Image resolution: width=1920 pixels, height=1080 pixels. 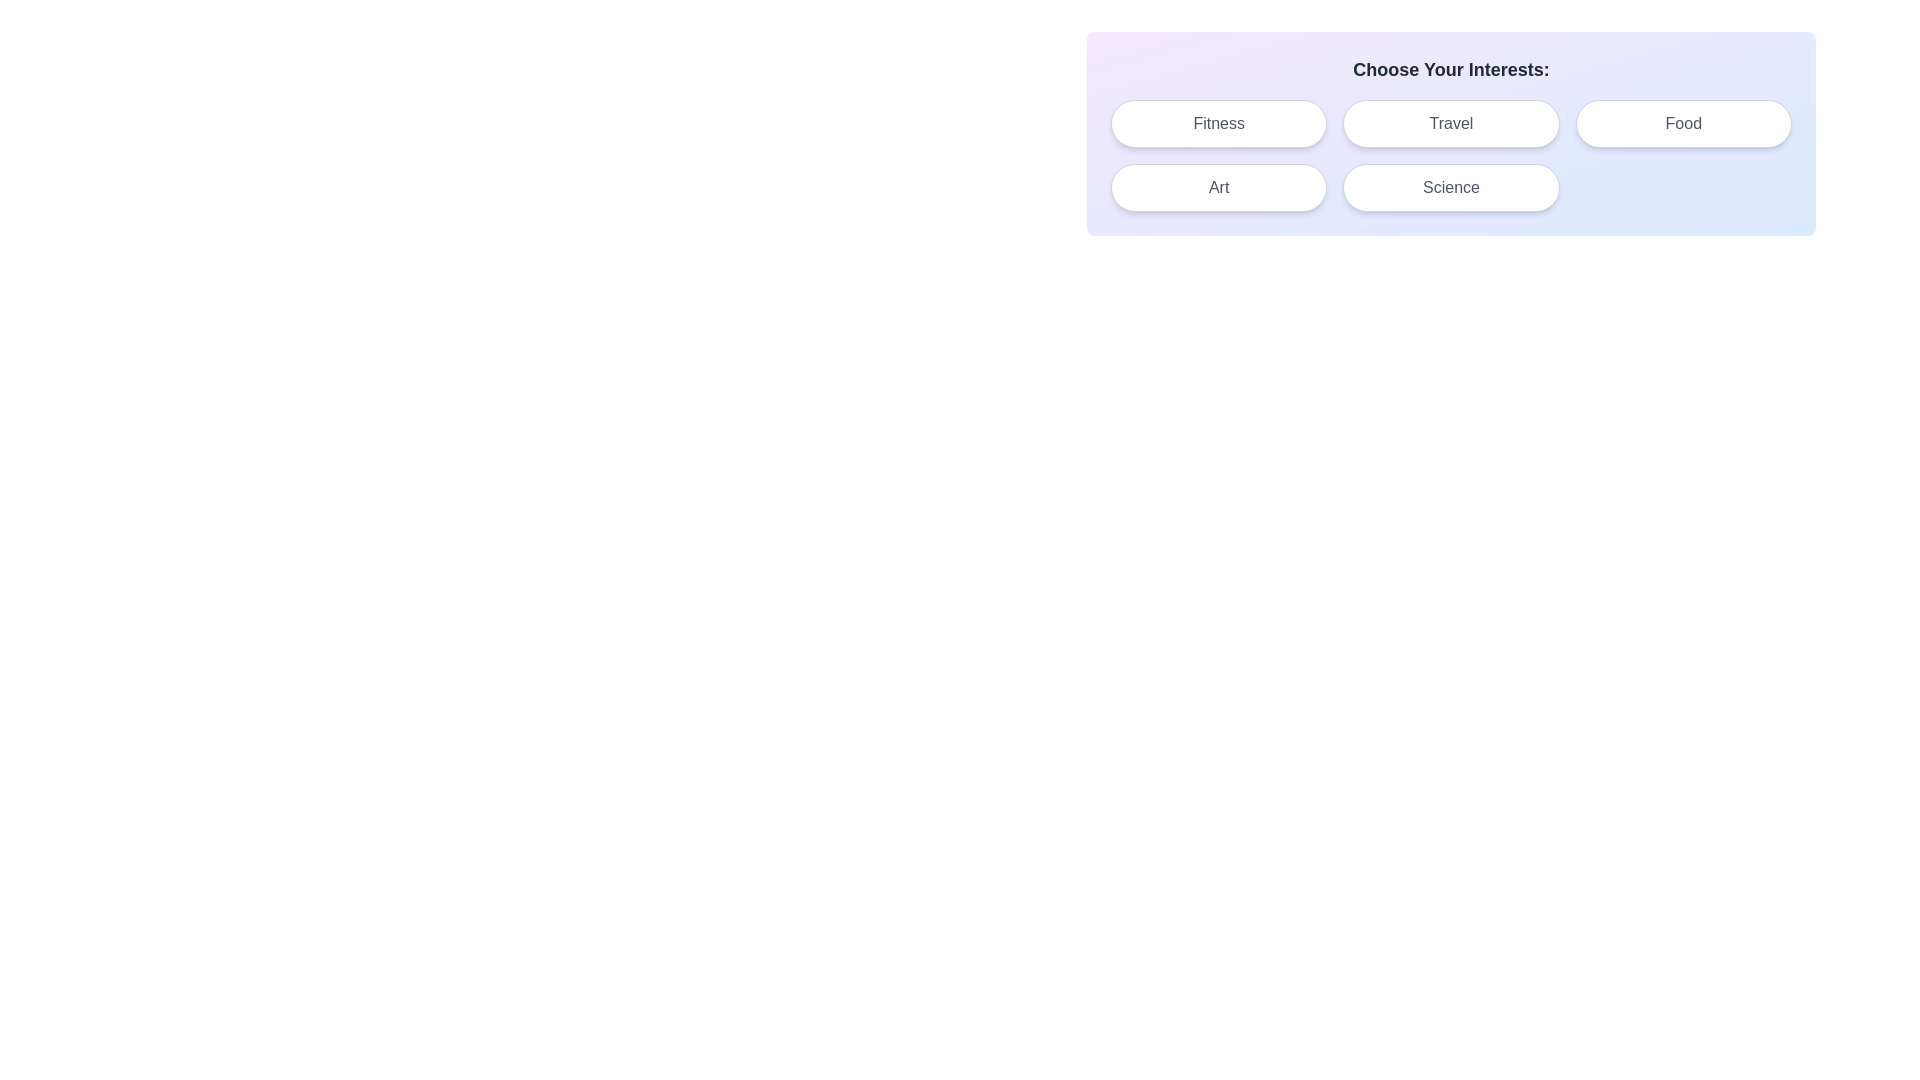 What do you see at coordinates (1218, 123) in the screenshot?
I see `the chip labeled Fitness to observe the hover effect` at bounding box center [1218, 123].